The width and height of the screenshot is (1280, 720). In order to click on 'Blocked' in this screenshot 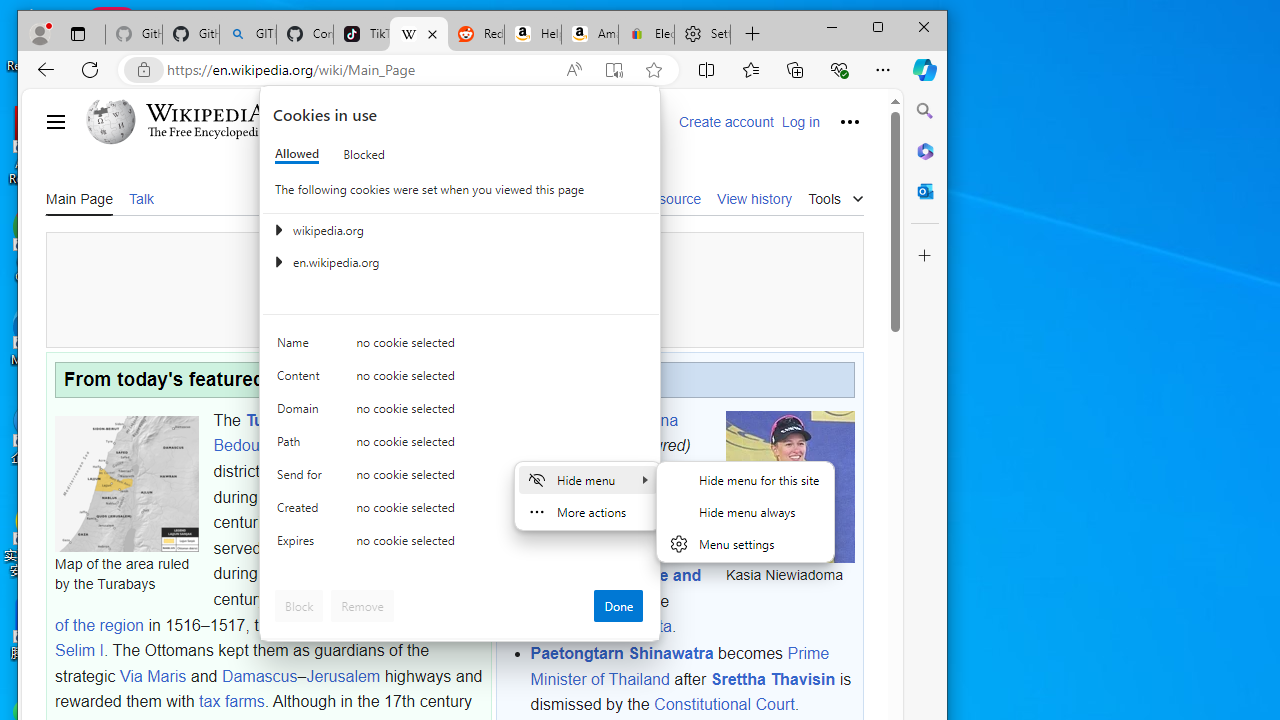, I will do `click(364, 153)`.